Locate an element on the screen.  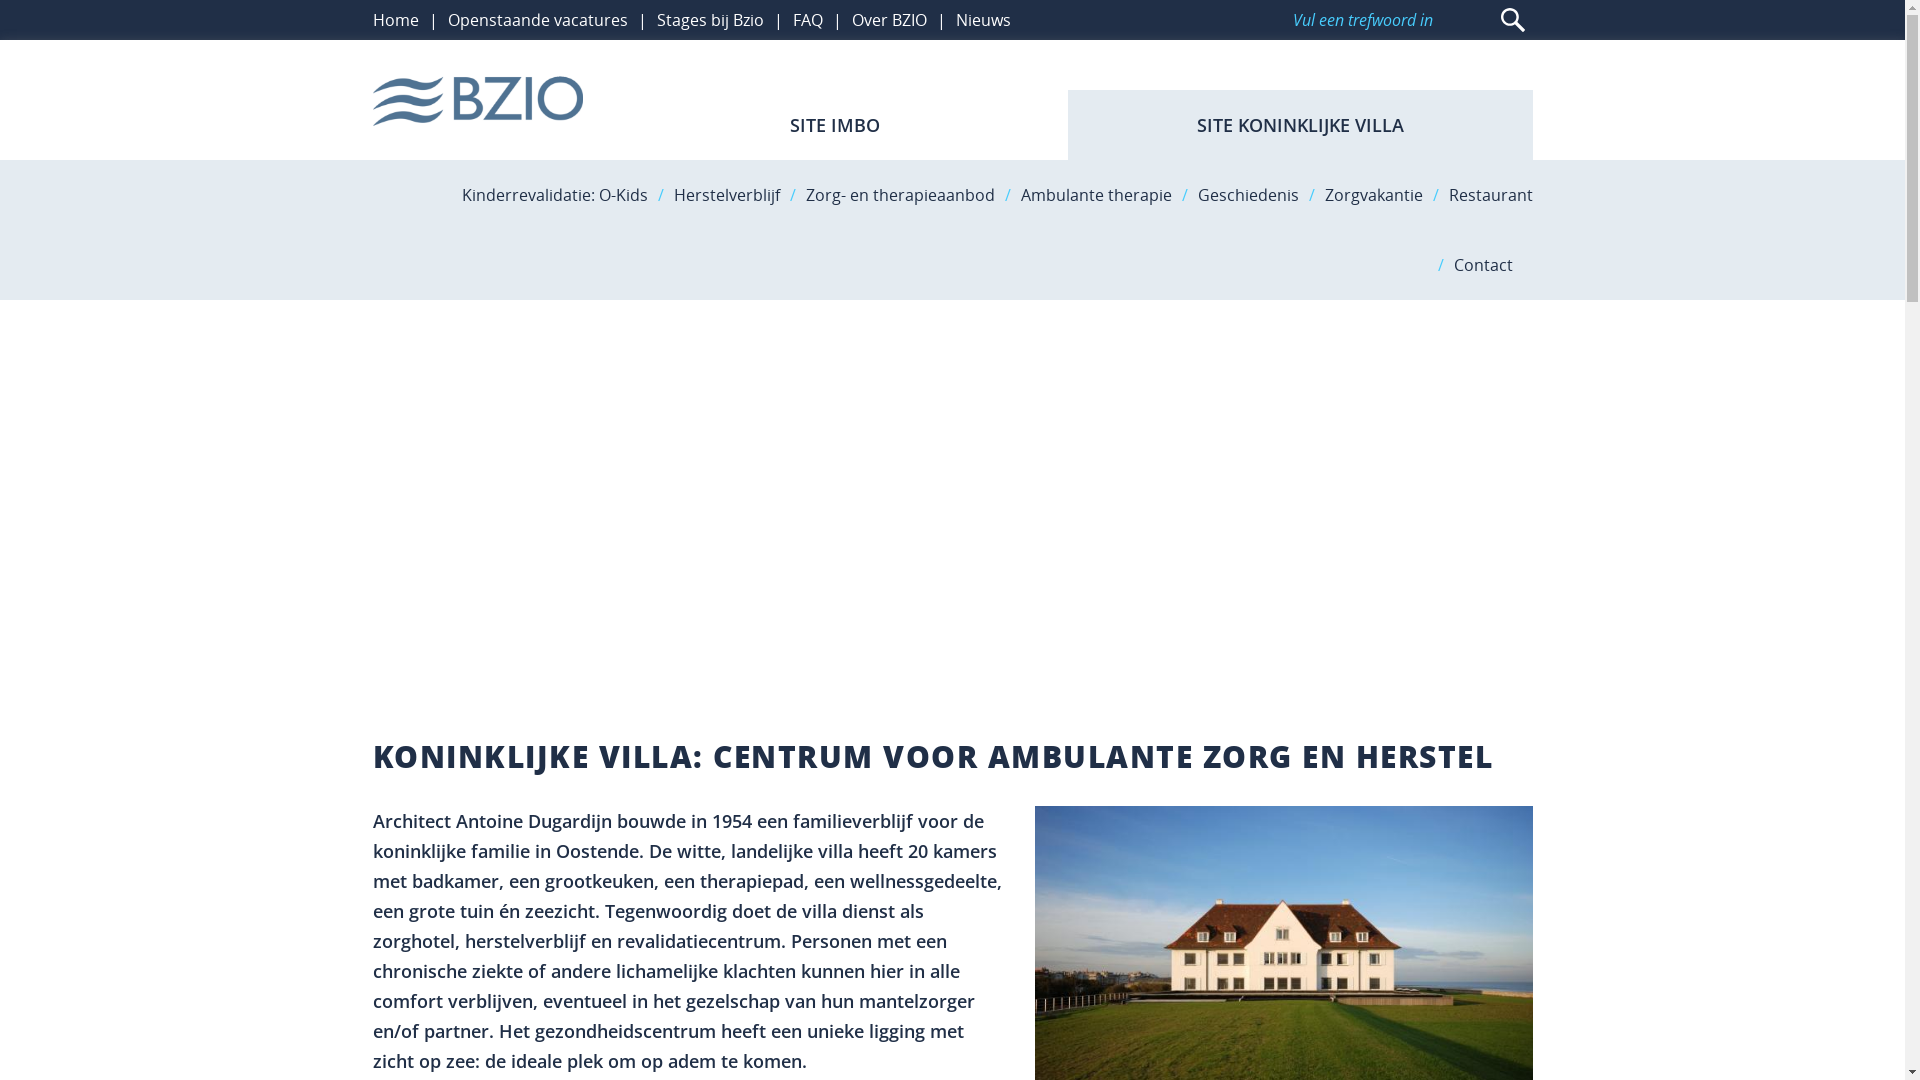
'Contact' is located at coordinates (1483, 264).